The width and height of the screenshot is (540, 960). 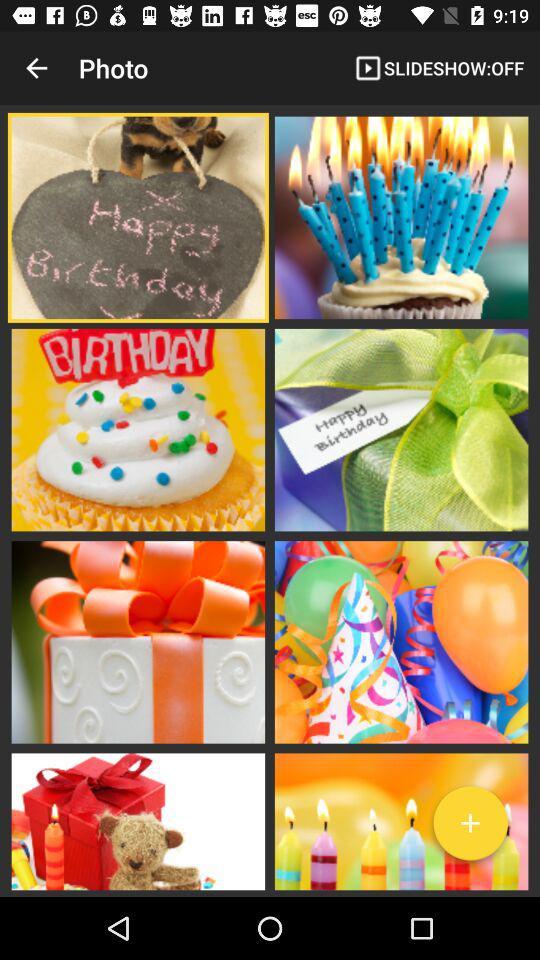 What do you see at coordinates (401, 640) in the screenshot?
I see `the third row second image` at bounding box center [401, 640].